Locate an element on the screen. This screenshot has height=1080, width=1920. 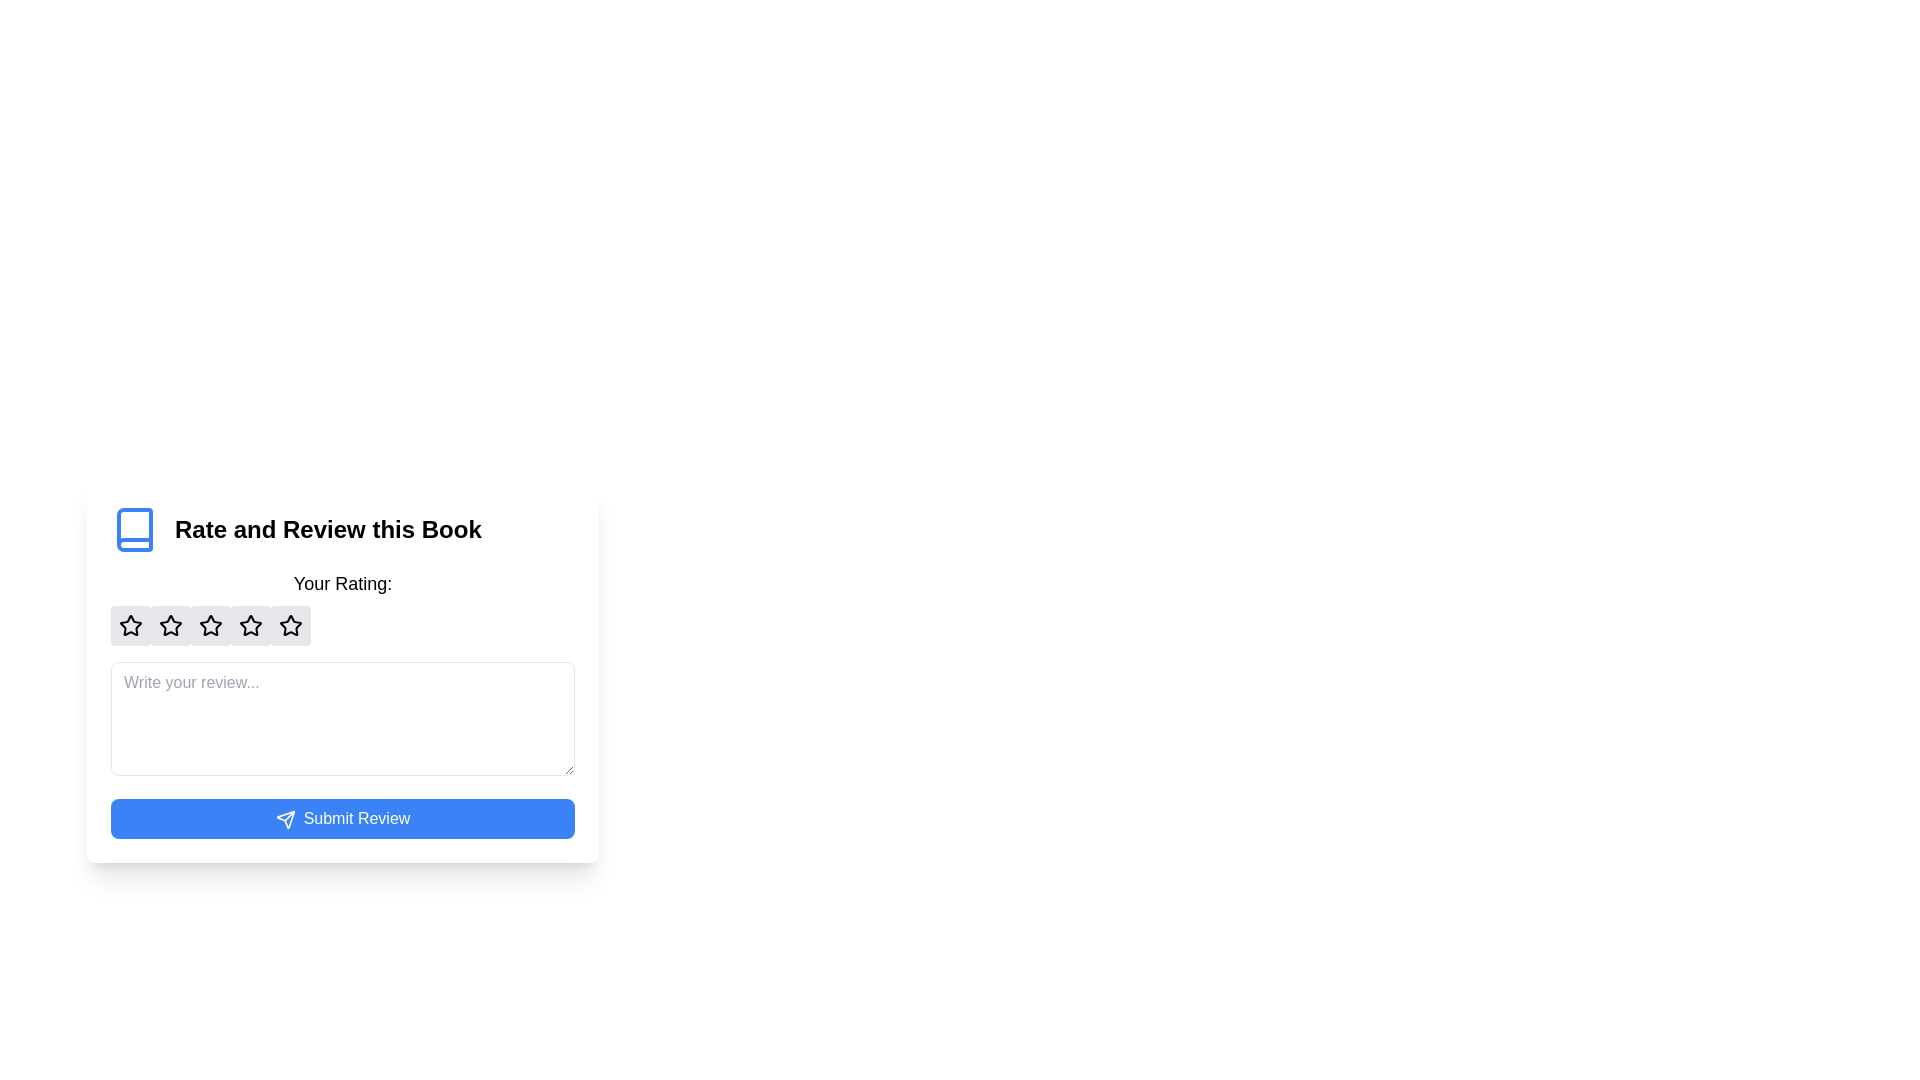
the Header with an accompanying icon that serves as a title for the rating and review section of the current book is located at coordinates (342, 528).